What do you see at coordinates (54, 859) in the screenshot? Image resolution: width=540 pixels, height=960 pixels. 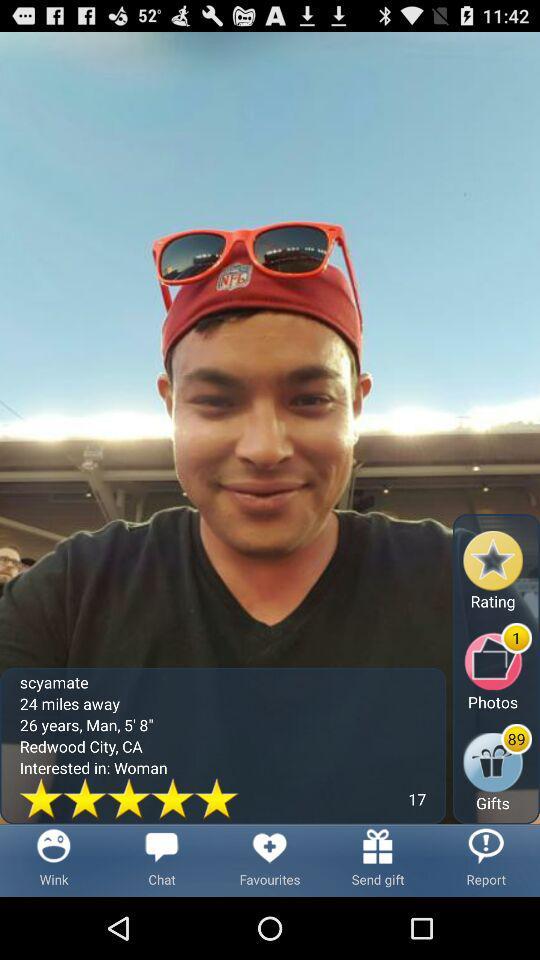 I see `the button to the left of chat item` at bounding box center [54, 859].